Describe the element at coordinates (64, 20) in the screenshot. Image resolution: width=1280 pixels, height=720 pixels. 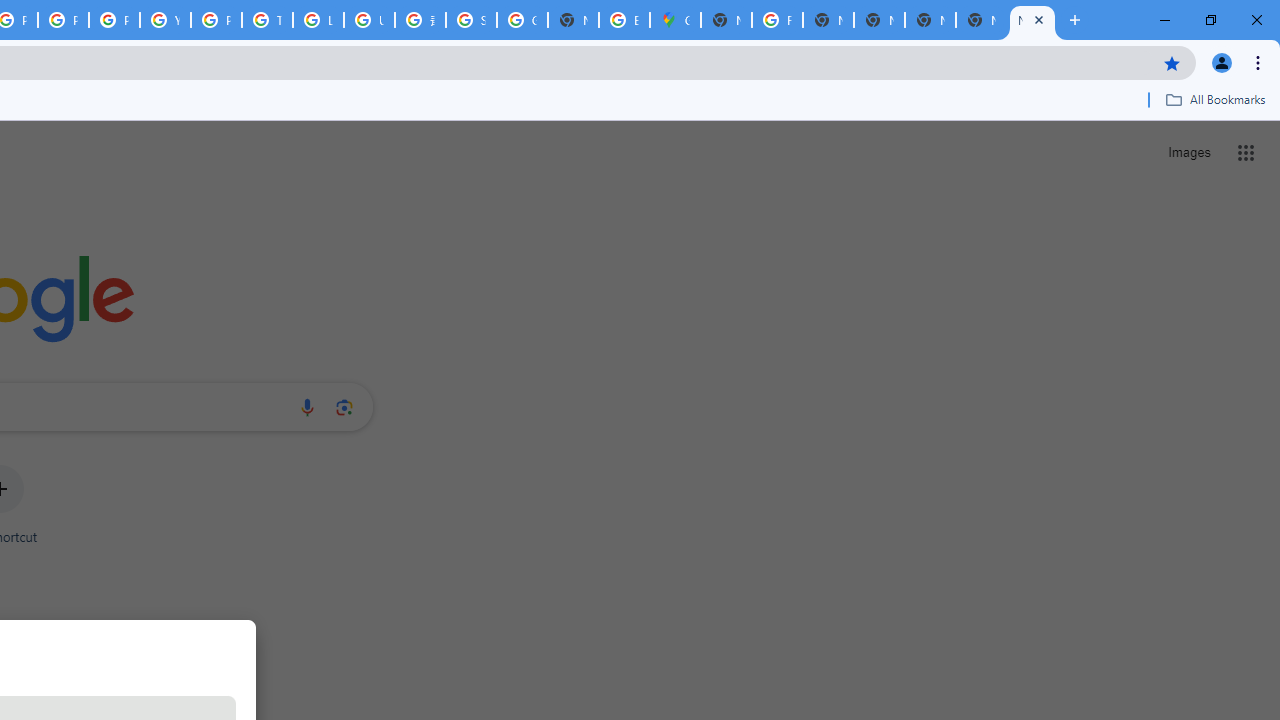
I see `'Privacy Help Center - Policies Help'` at that location.